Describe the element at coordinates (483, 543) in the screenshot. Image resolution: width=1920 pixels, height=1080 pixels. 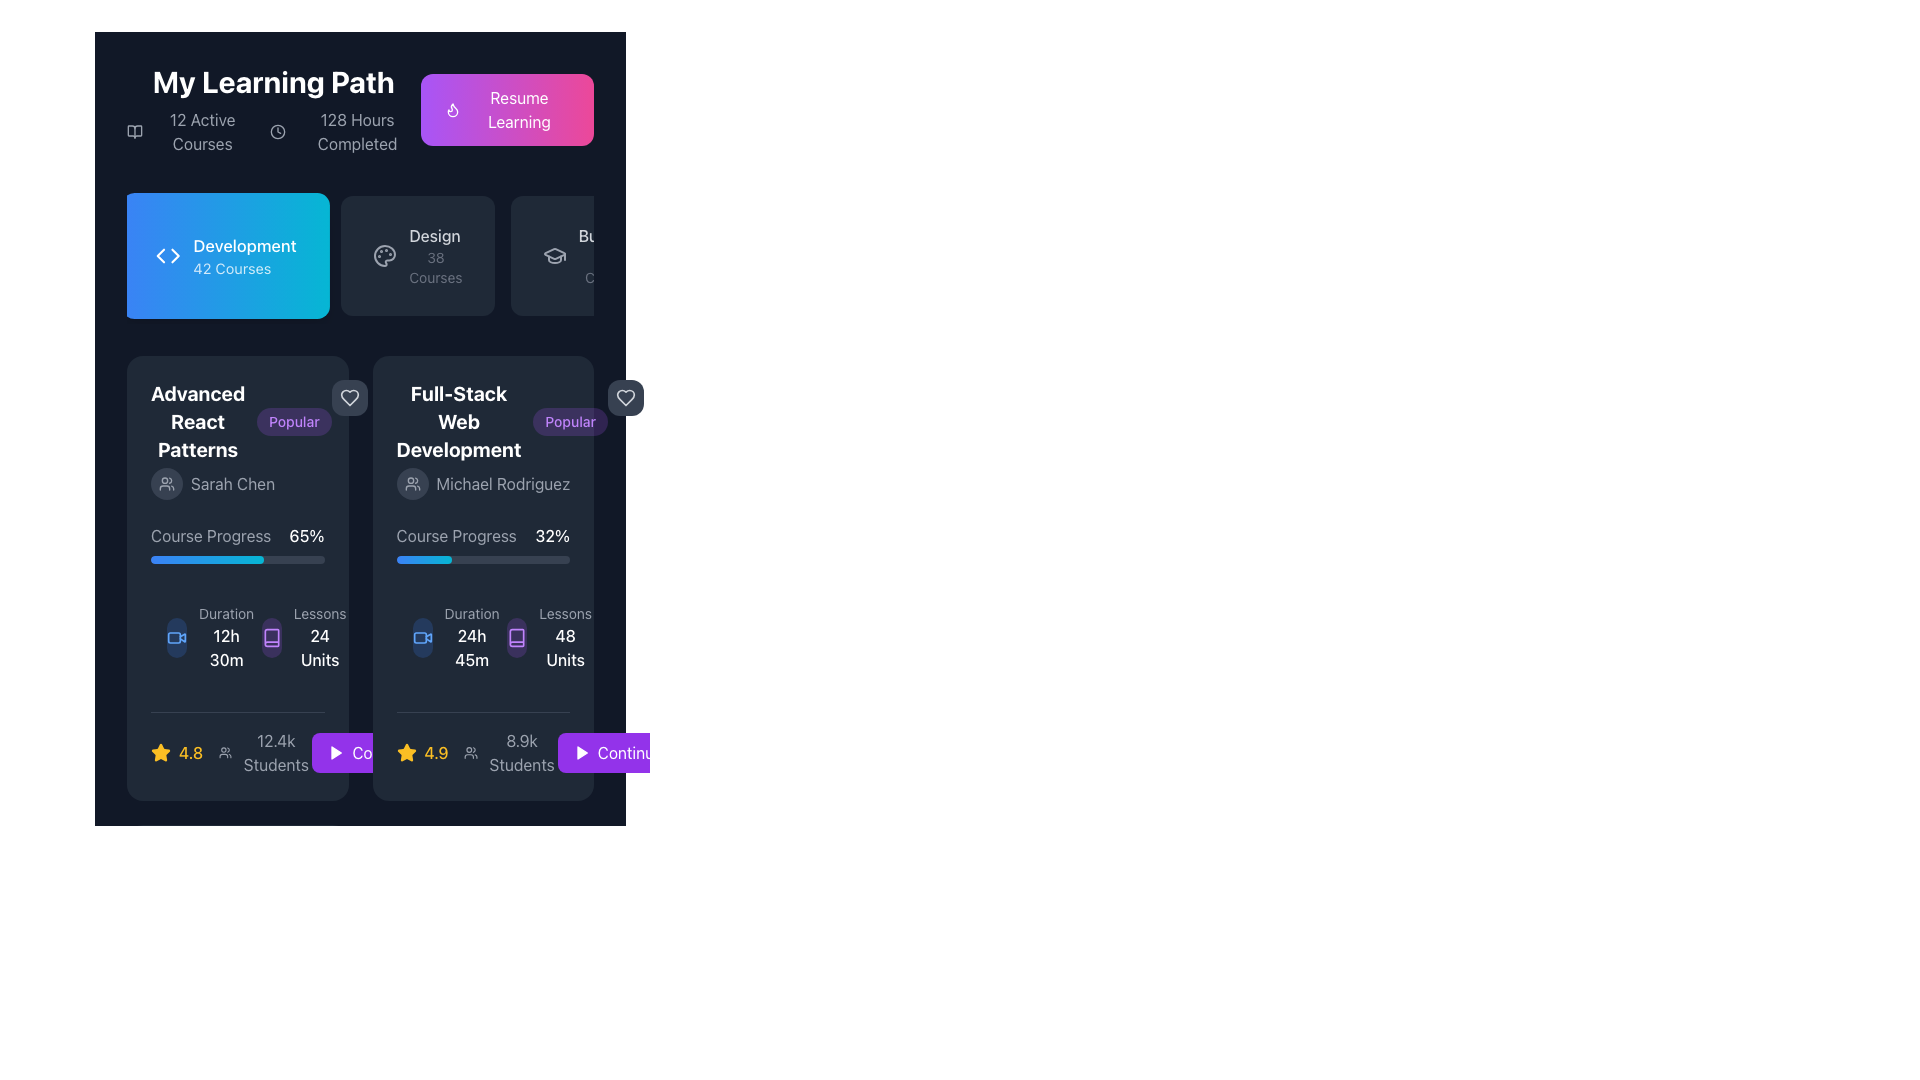
I see `the Progress Indicator that visually represents the user's progress in the 'Full-Stack Web Development' course, located within the course card, below the title and instructor information` at that location.